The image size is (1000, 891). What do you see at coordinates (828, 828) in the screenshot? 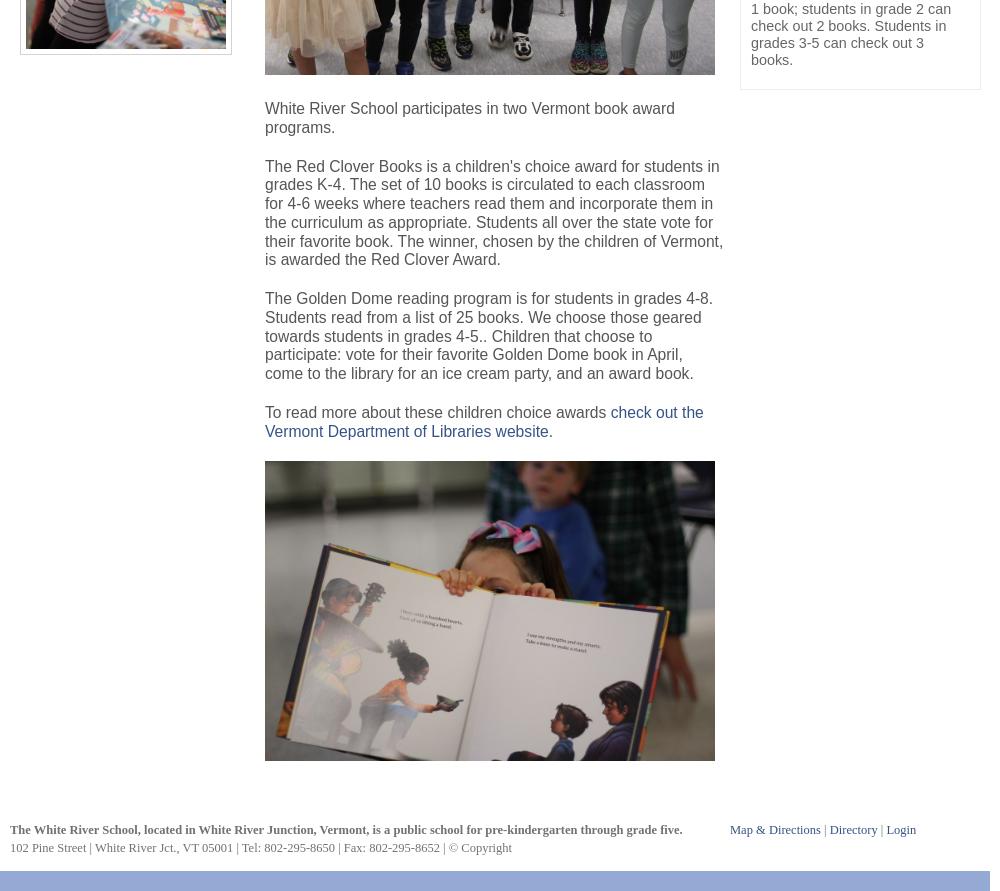
I see `'Directory'` at bounding box center [828, 828].